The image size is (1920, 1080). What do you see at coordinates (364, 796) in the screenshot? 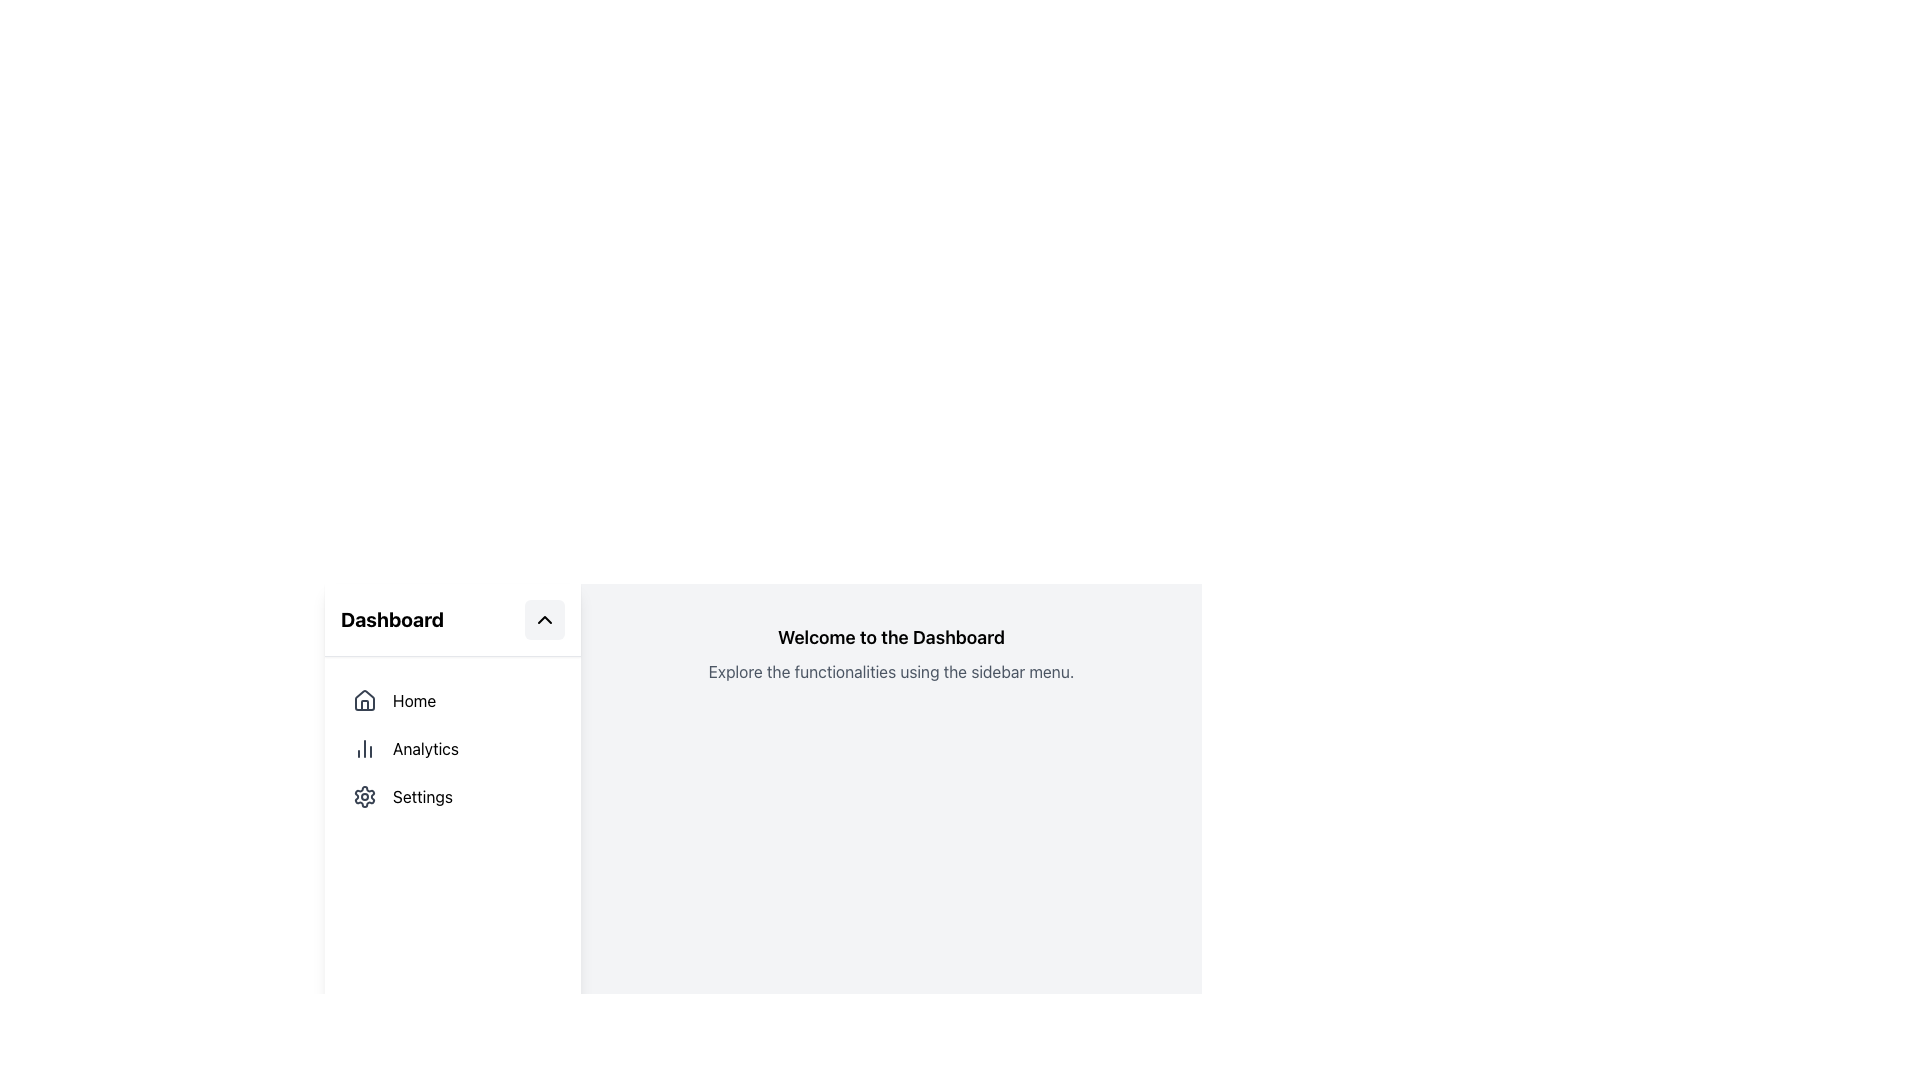
I see `the settings icon, which is a minimalistic grey gear icon located at the start of the 'Settings' list item in the sidebar` at bounding box center [364, 796].